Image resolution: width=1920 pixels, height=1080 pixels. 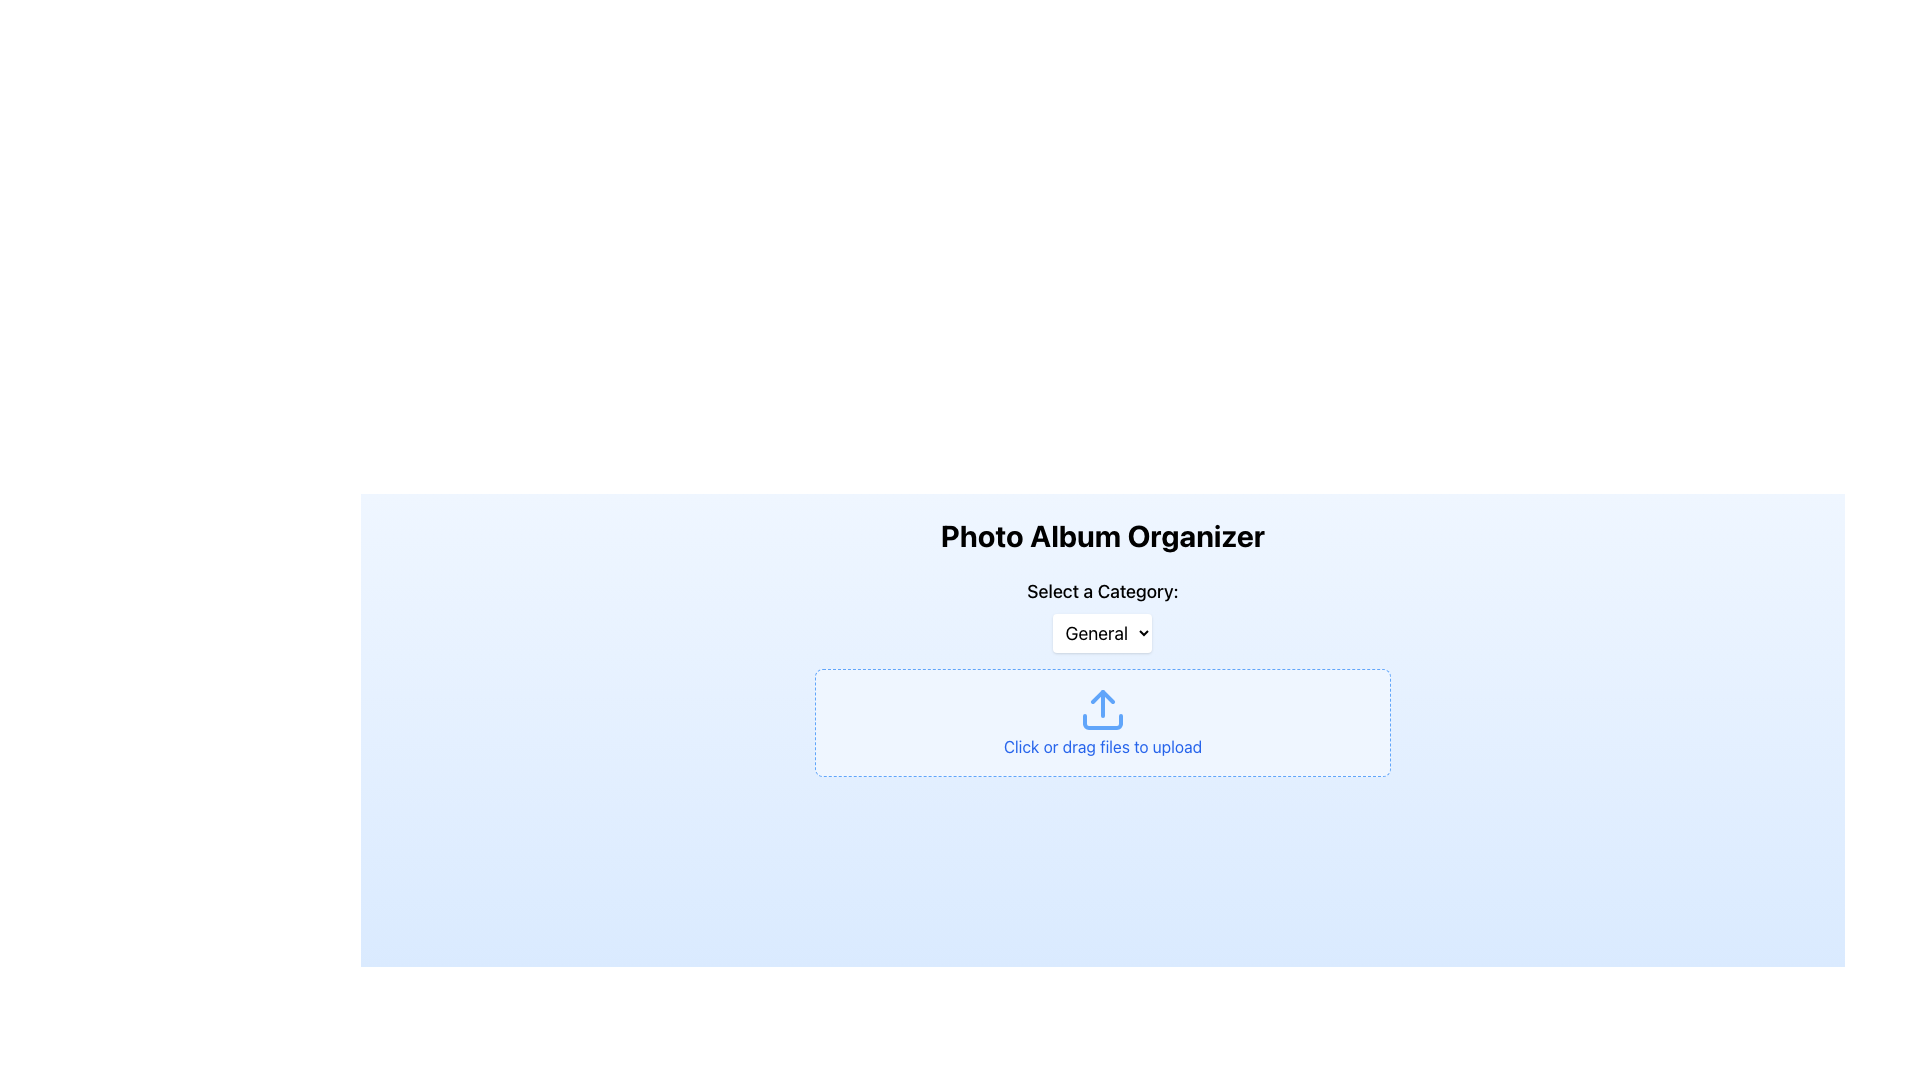 I want to click on files onto the File Upload Area located beneath the 'Select a Category' dropdown menu, so click(x=1102, y=722).